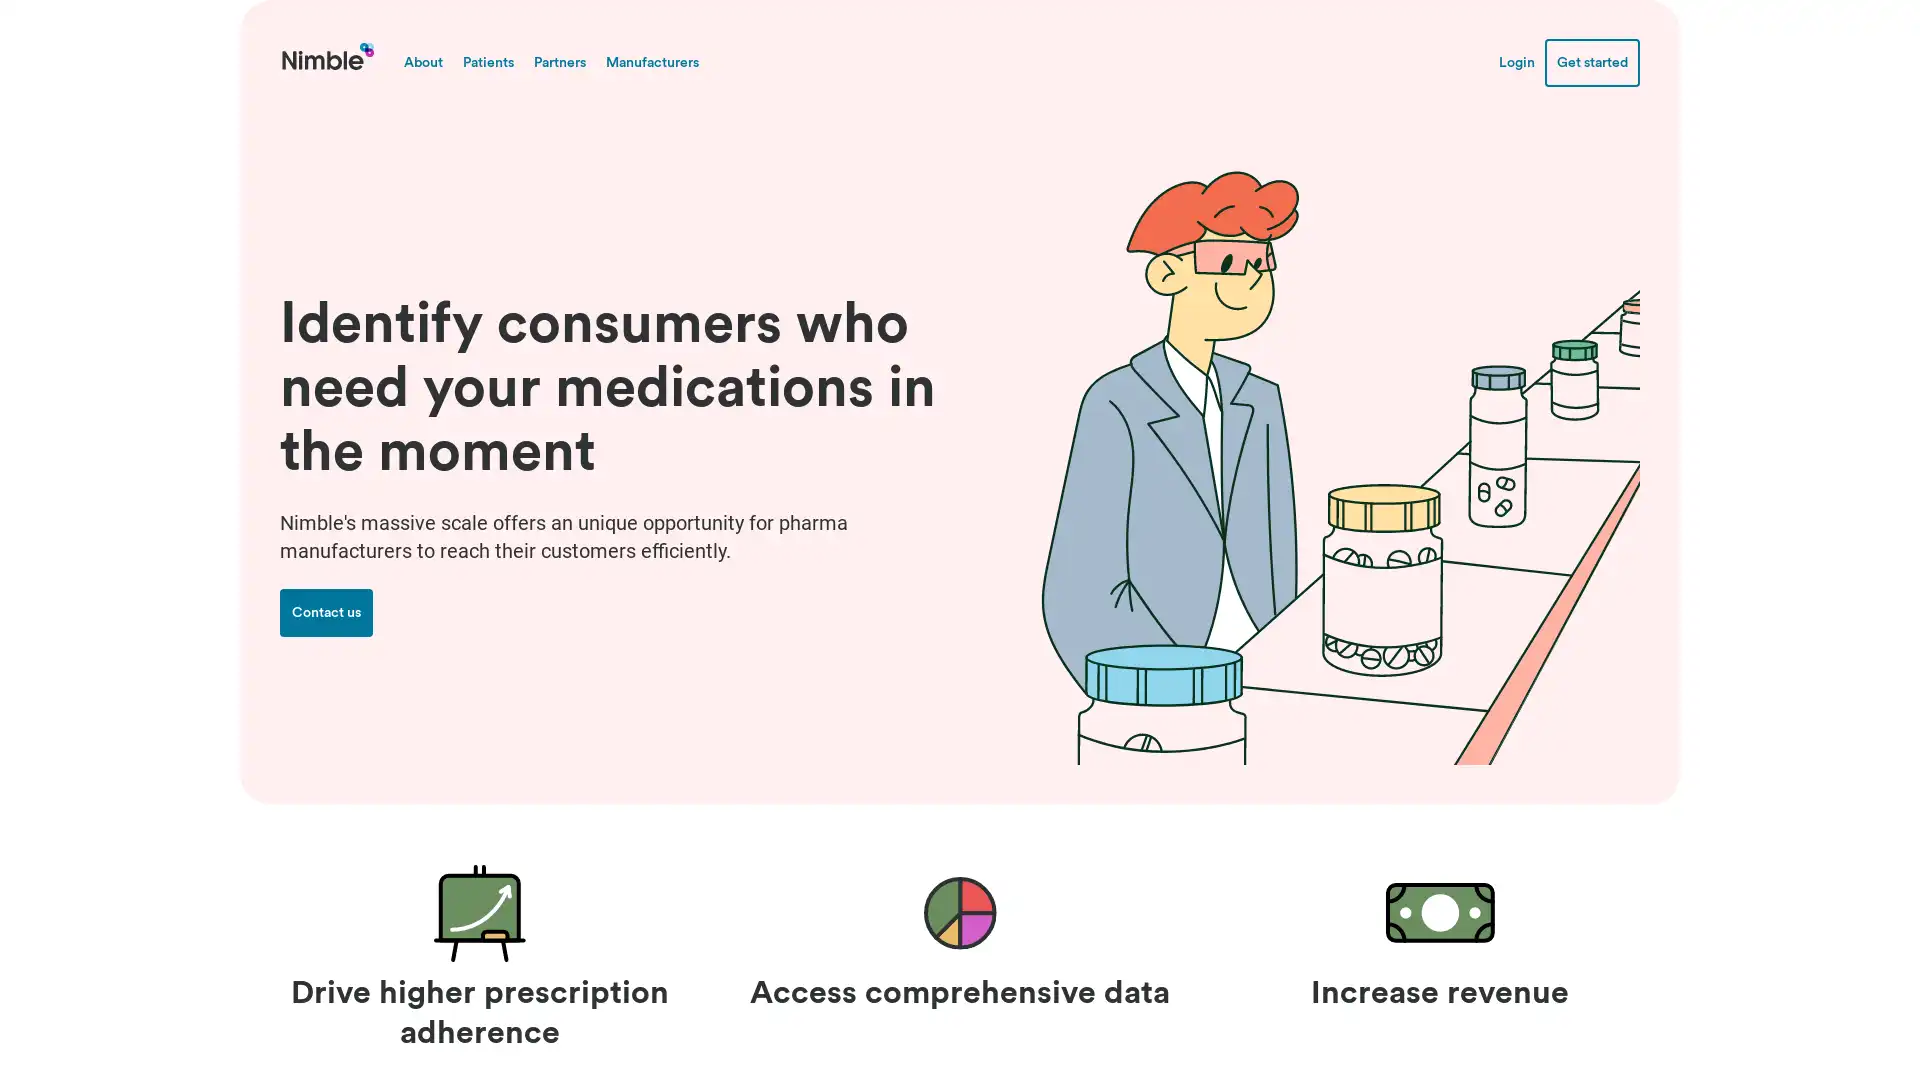 Image resolution: width=1920 pixels, height=1080 pixels. Describe the element at coordinates (488, 60) in the screenshot. I see `Patients` at that location.